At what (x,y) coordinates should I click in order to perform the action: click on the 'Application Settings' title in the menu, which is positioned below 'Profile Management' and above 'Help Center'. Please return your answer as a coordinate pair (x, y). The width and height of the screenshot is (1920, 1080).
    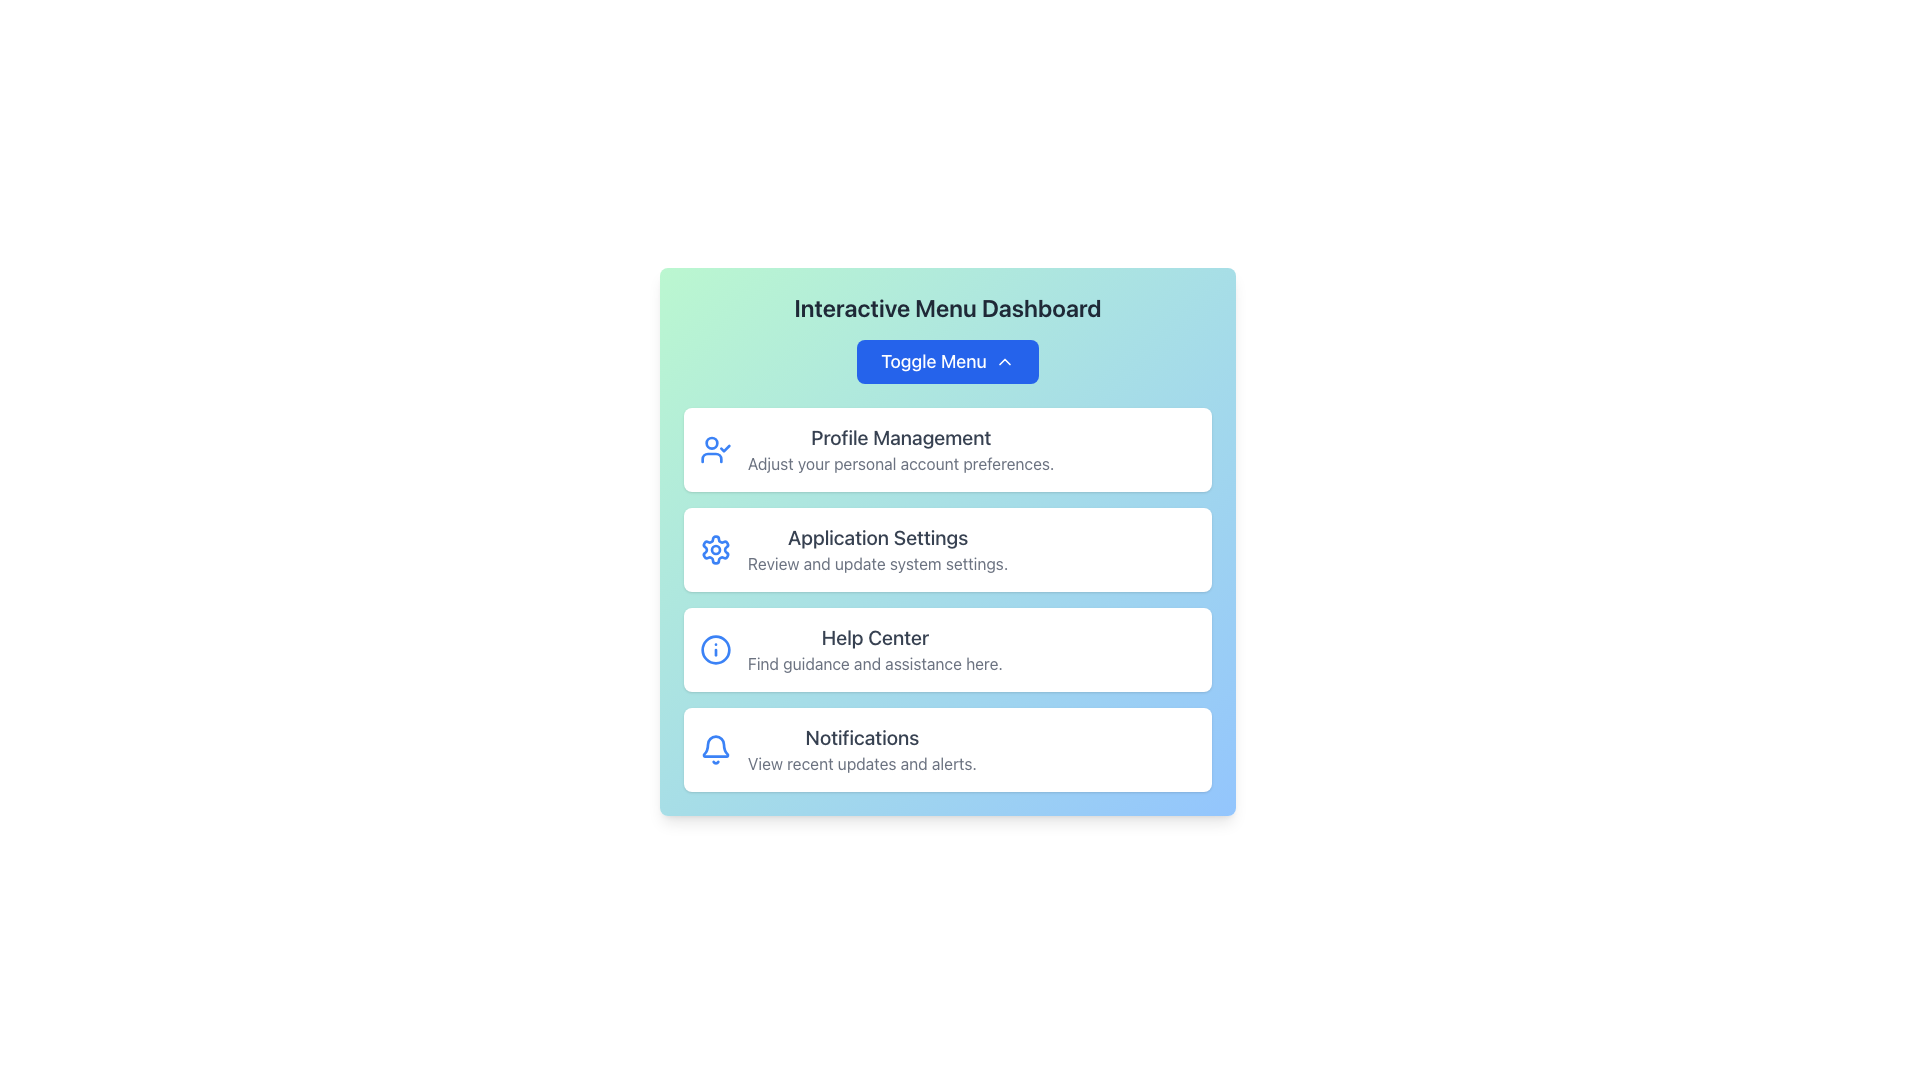
    Looking at the image, I should click on (878, 536).